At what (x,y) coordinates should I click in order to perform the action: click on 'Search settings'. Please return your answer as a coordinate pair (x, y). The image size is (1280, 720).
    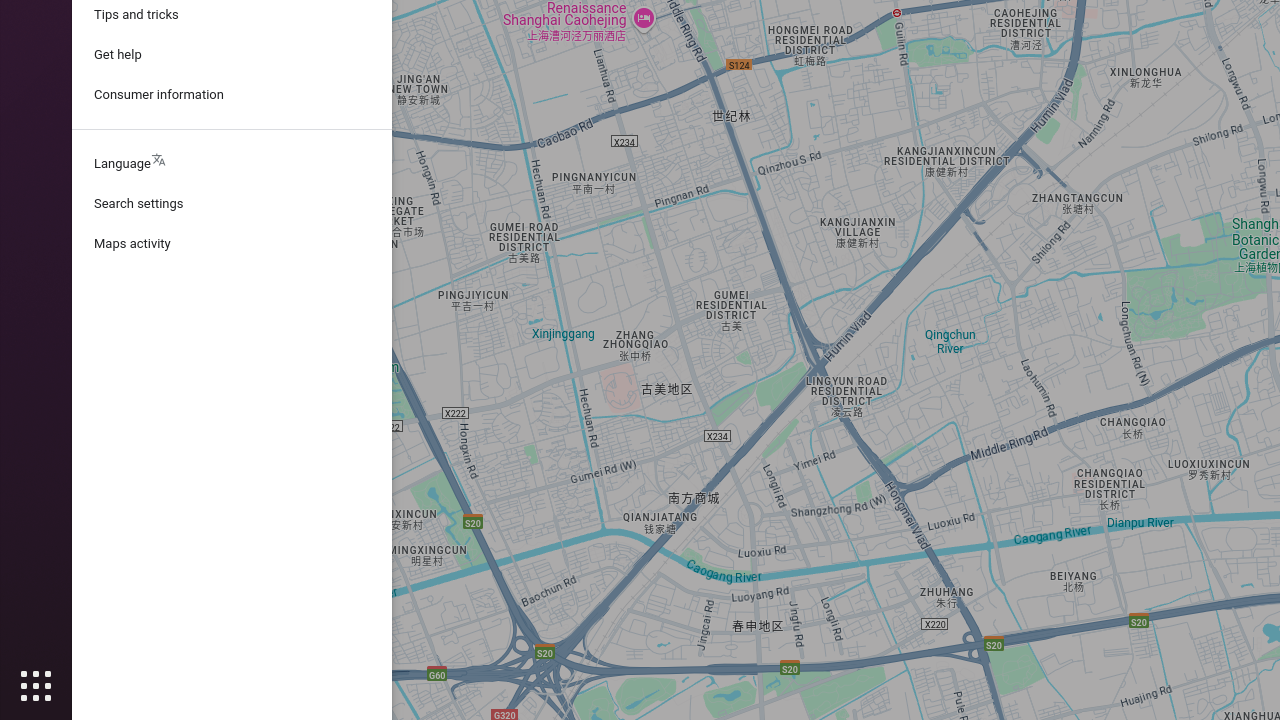
    Looking at the image, I should click on (231, 203).